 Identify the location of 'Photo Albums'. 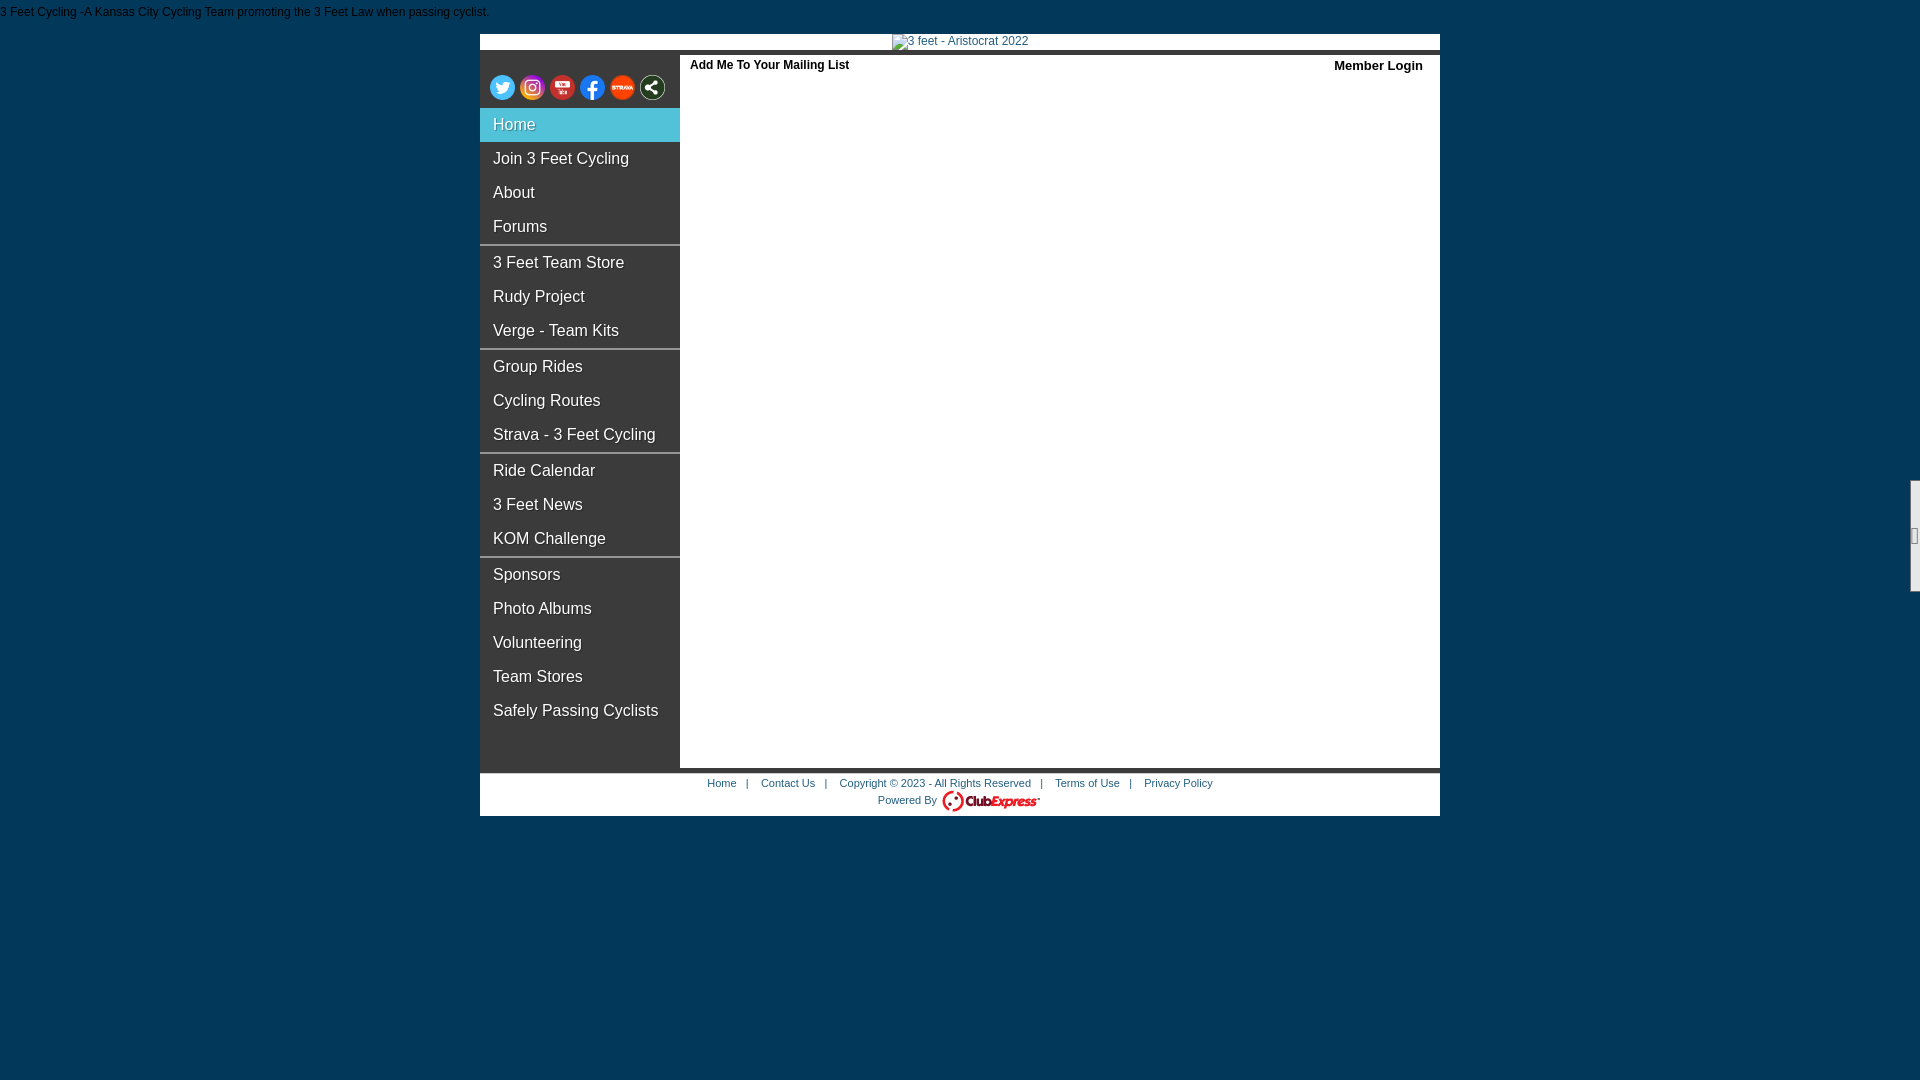
(579, 608).